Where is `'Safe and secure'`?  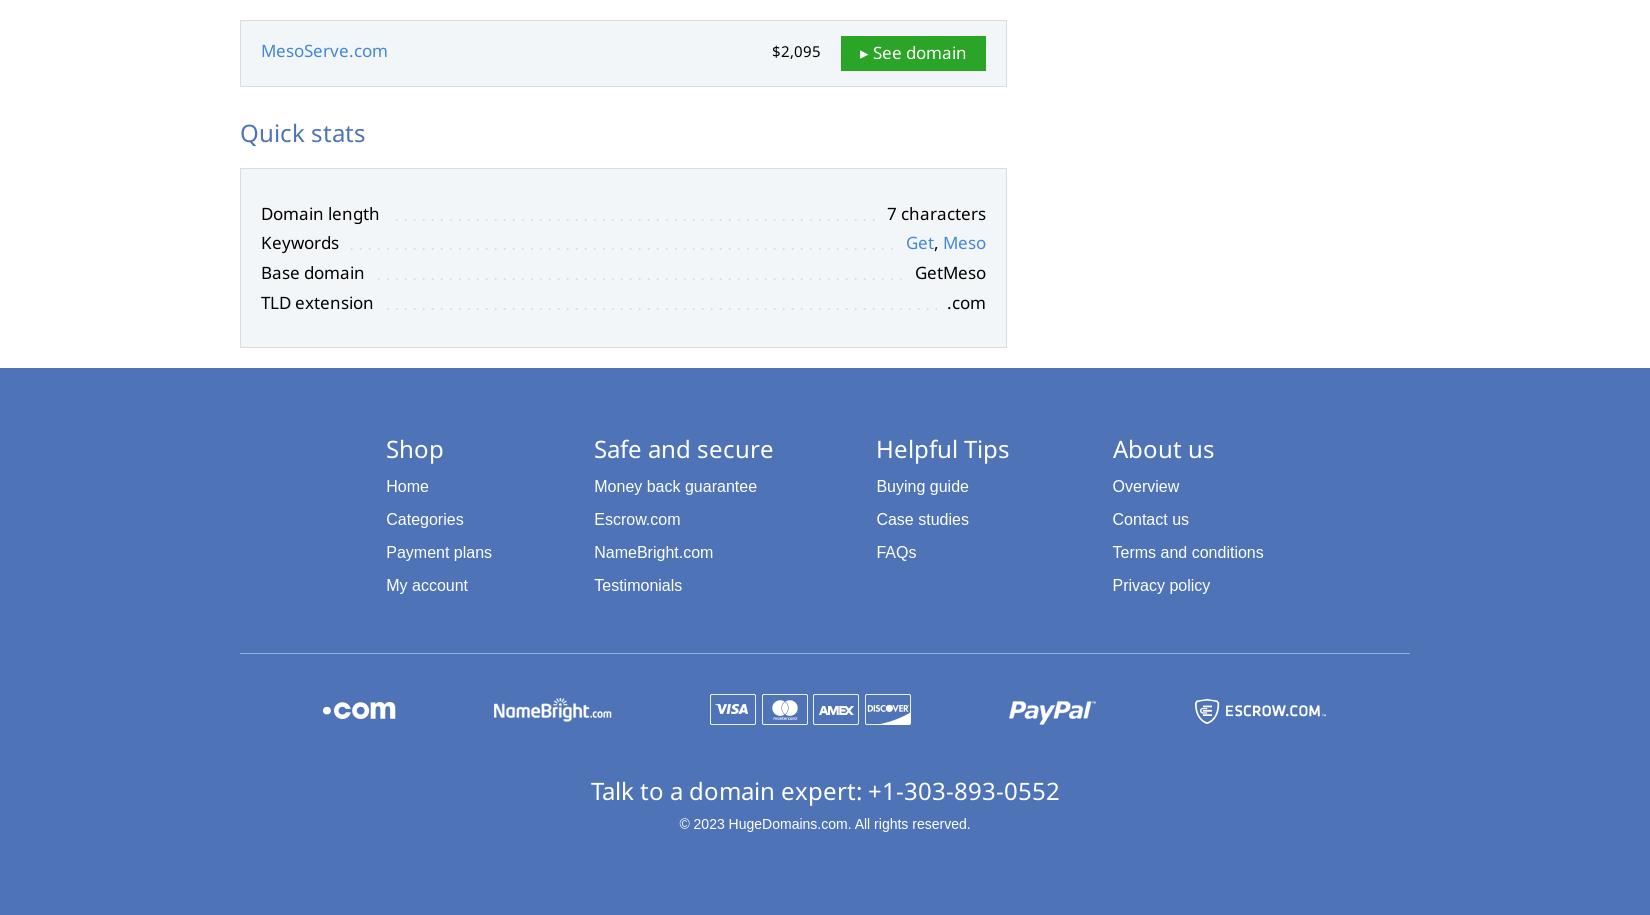 'Safe and secure' is located at coordinates (682, 448).